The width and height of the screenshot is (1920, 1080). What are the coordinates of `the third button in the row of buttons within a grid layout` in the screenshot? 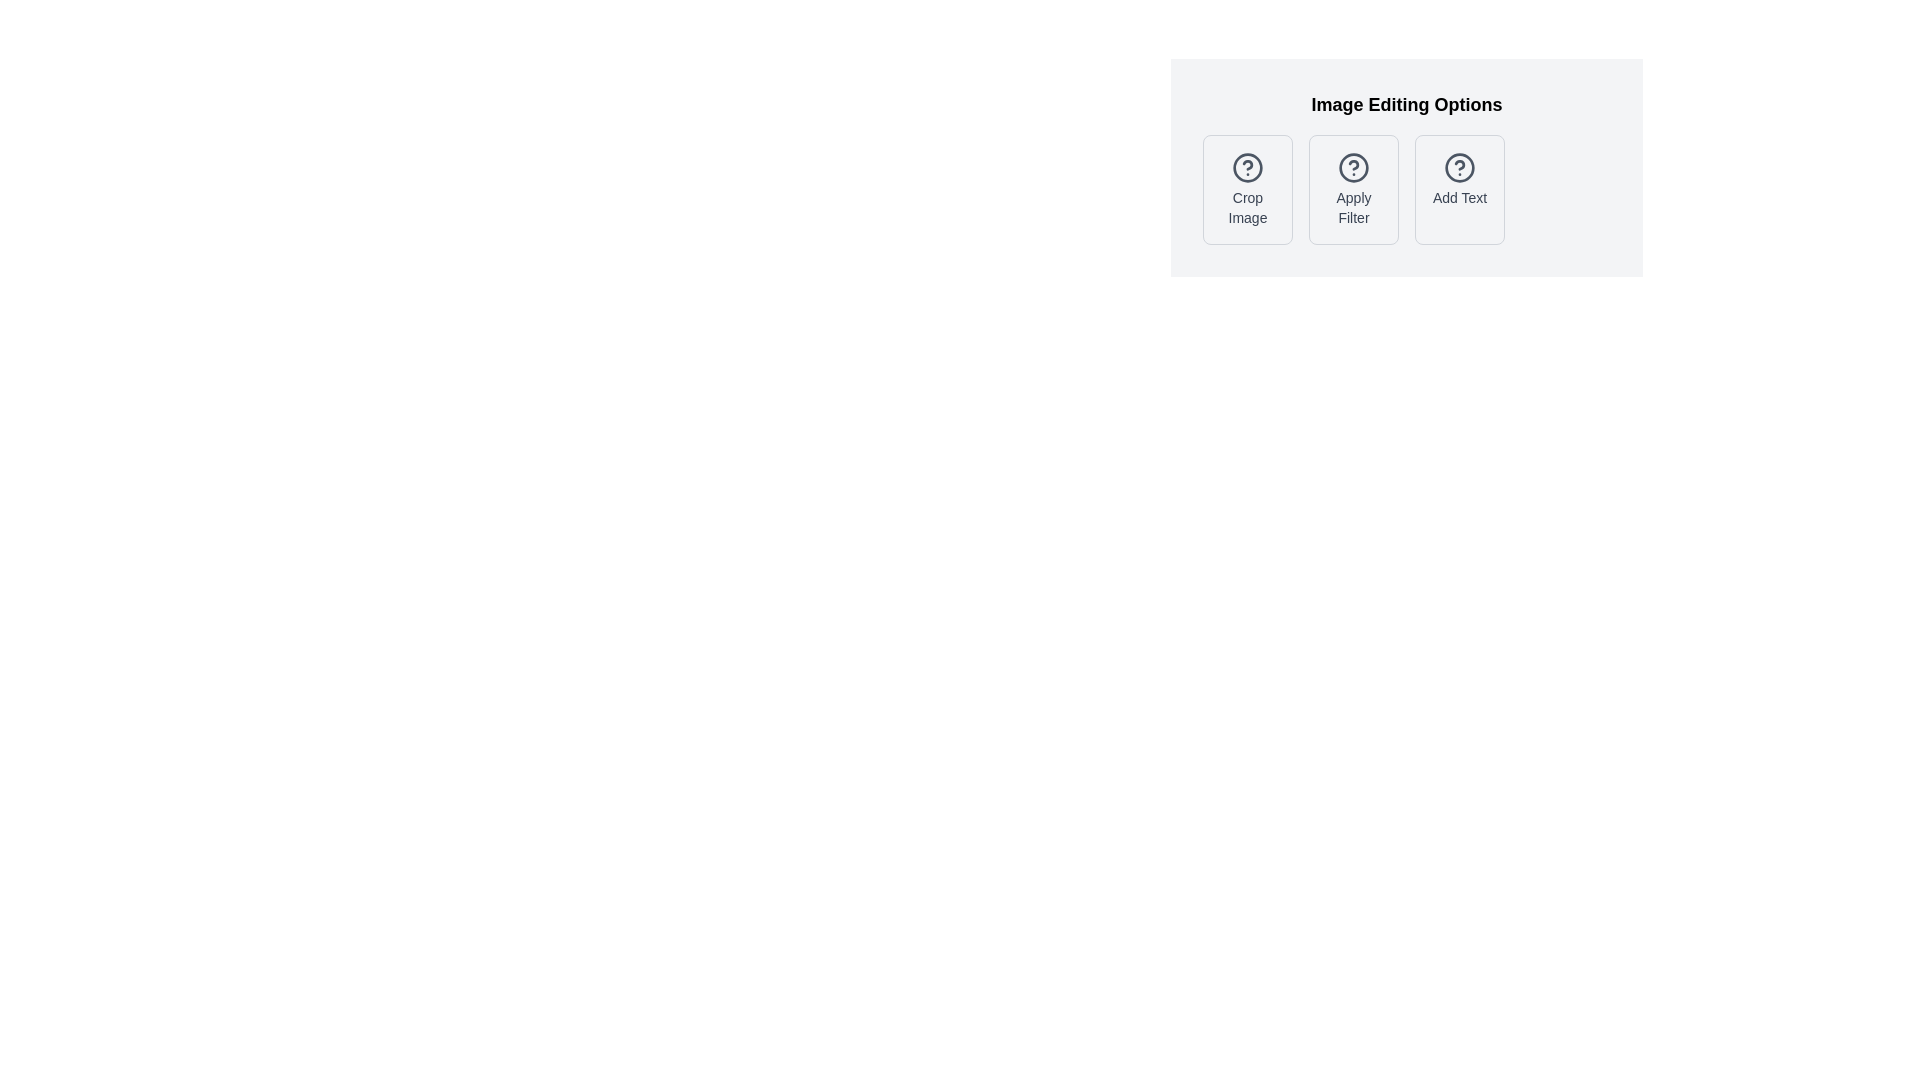 It's located at (1459, 189).